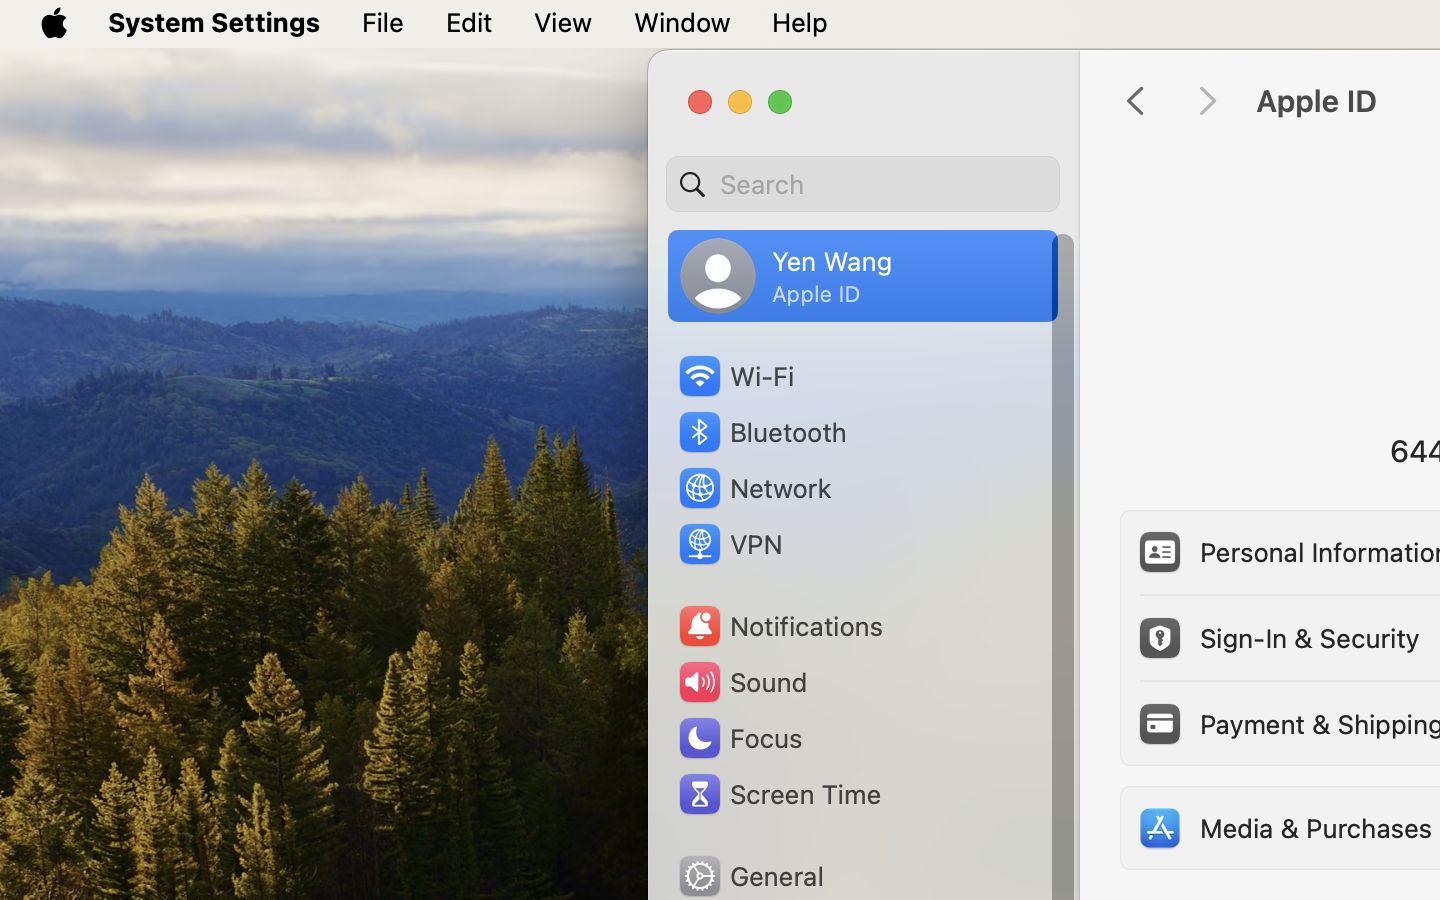  What do you see at coordinates (733, 376) in the screenshot?
I see `'Wi‑Fi'` at bounding box center [733, 376].